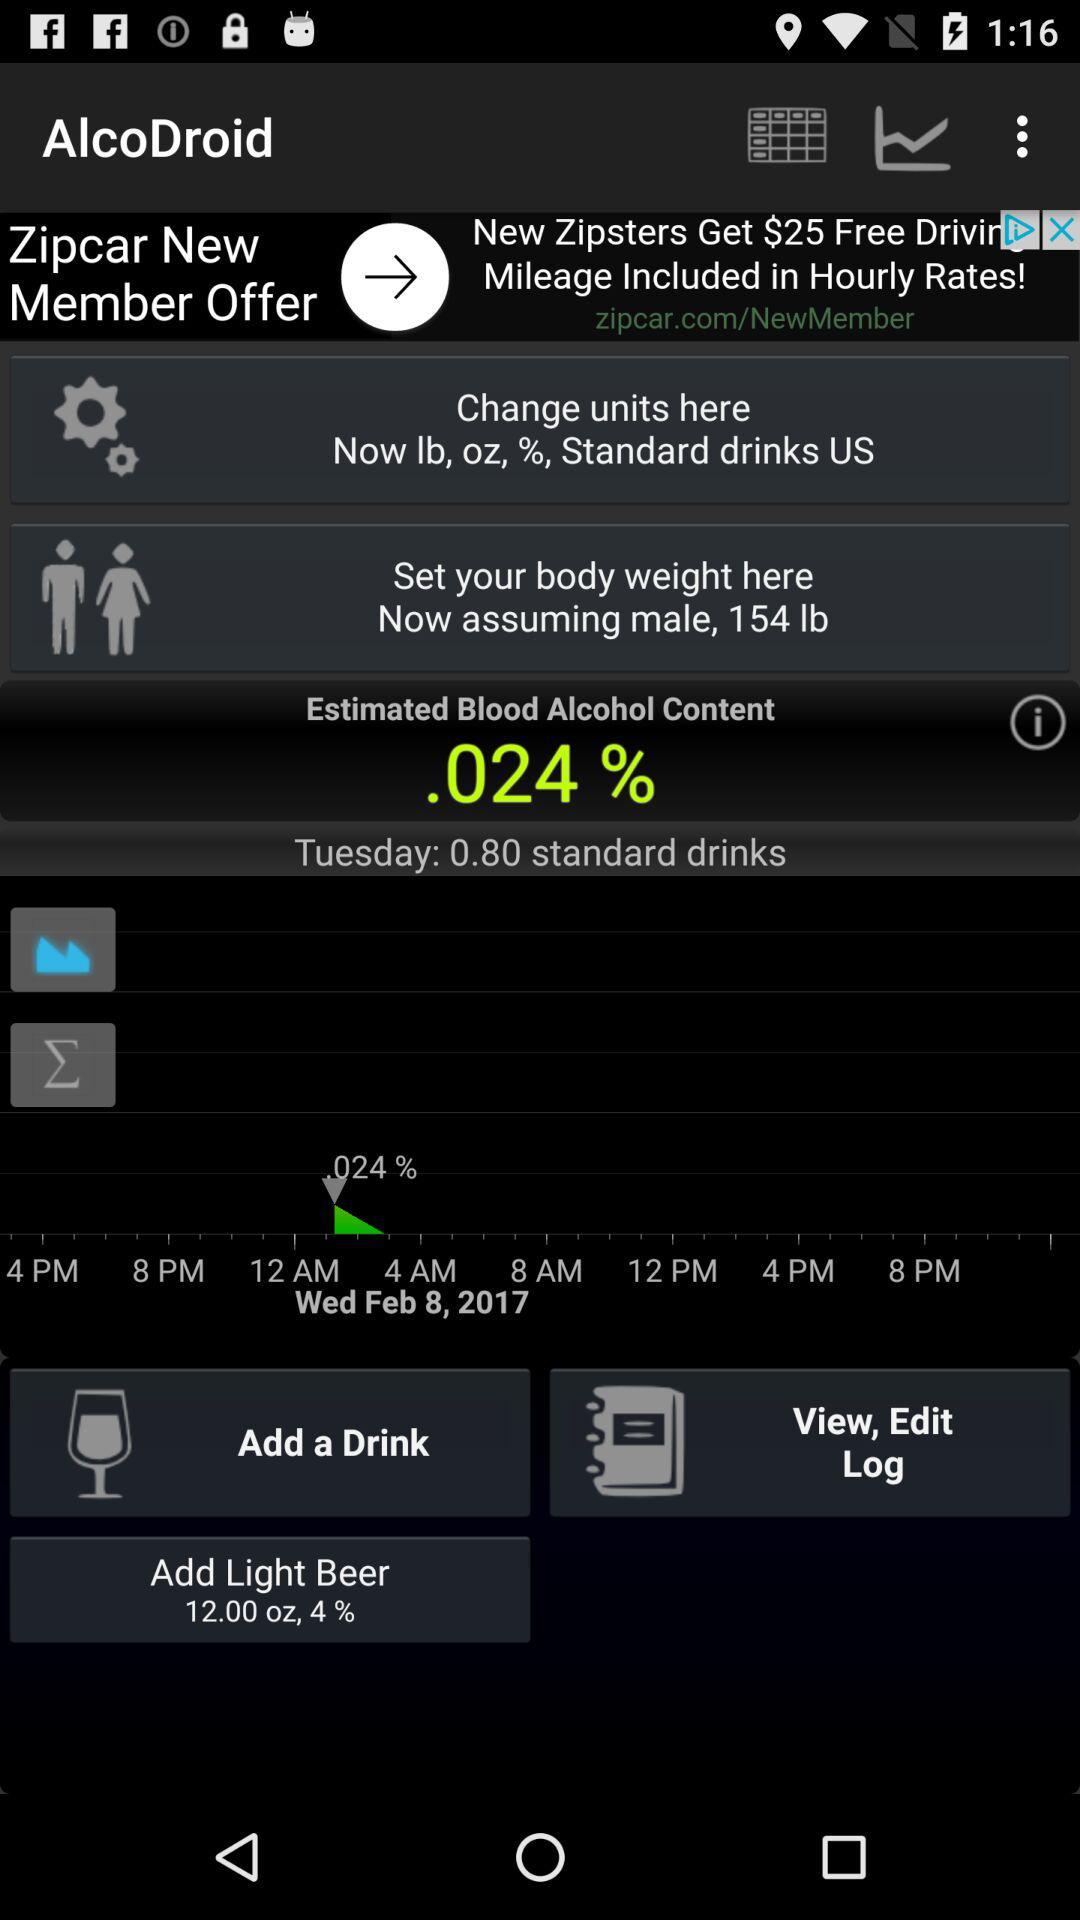 This screenshot has height=1920, width=1080. I want to click on information, so click(1036, 721).